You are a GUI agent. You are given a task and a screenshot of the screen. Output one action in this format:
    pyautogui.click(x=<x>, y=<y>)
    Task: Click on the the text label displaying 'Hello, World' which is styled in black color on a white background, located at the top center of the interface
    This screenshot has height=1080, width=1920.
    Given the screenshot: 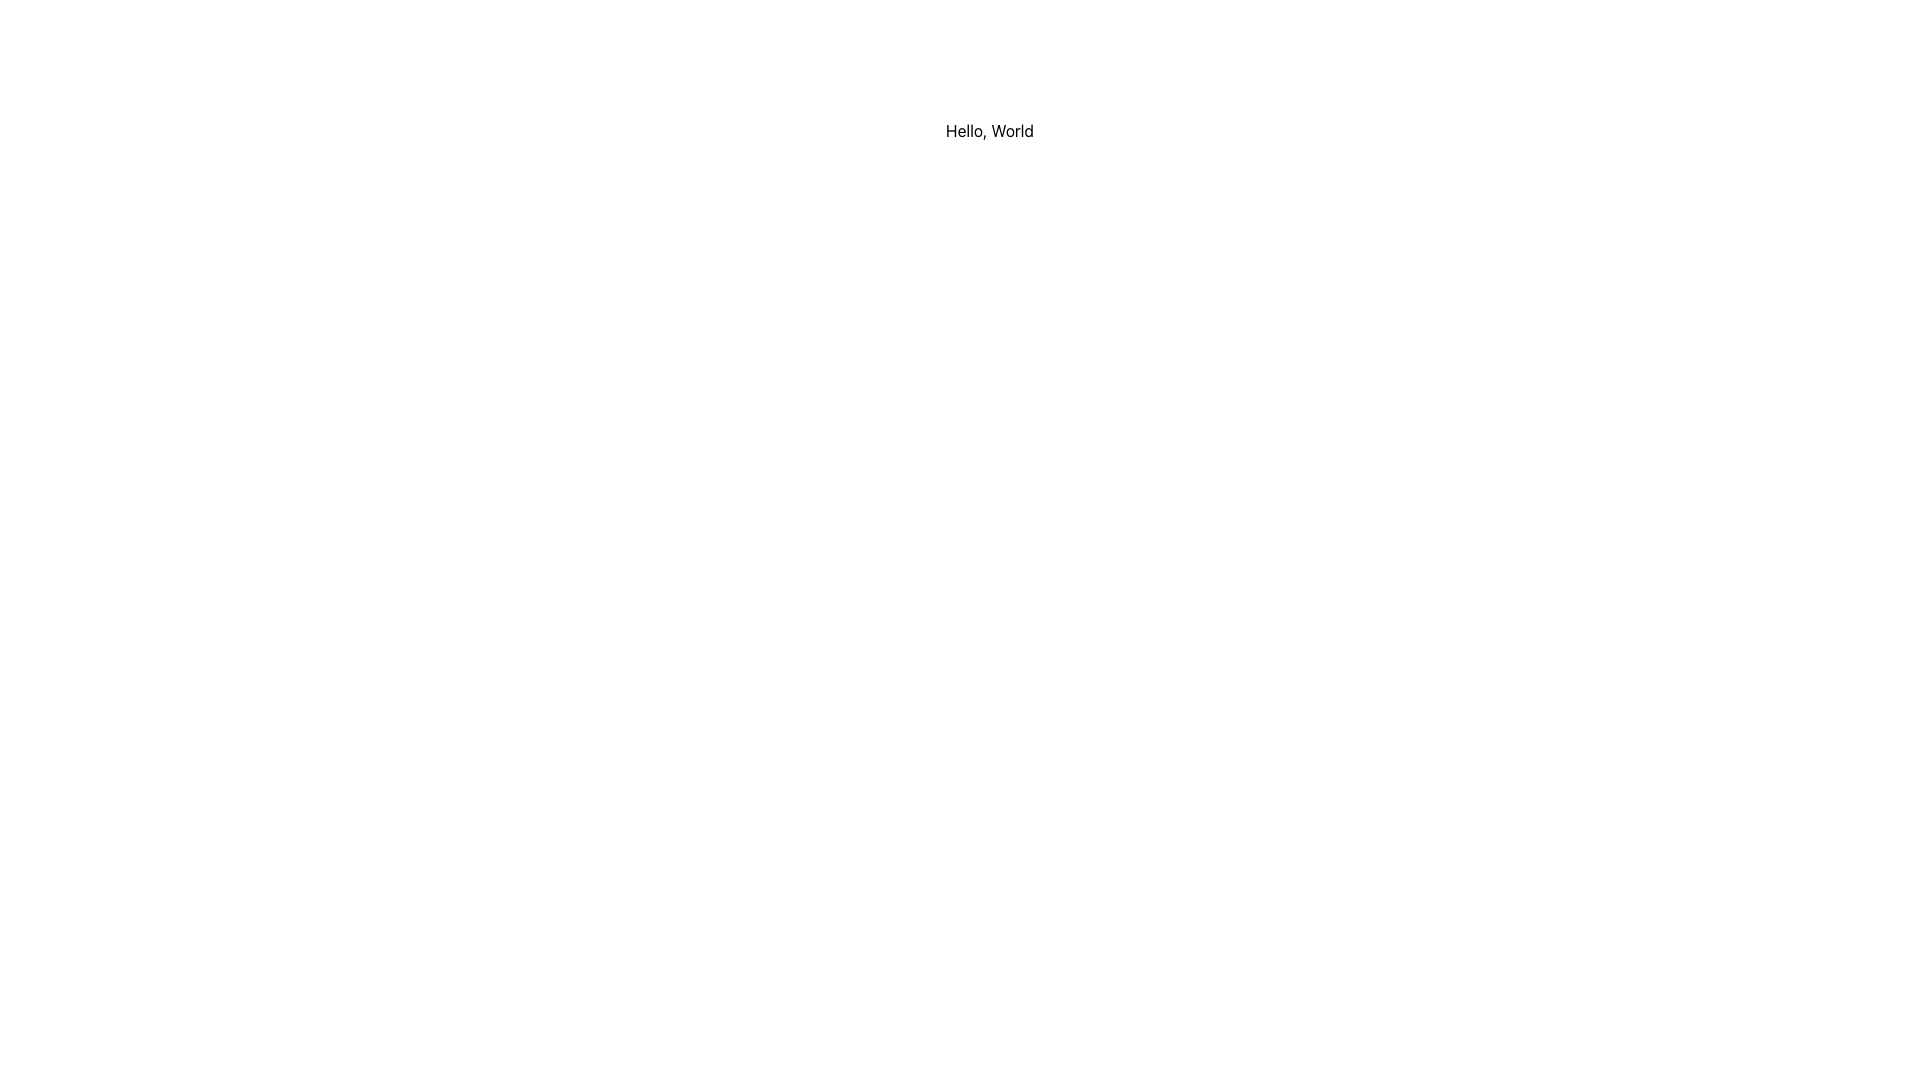 What is the action you would take?
    pyautogui.click(x=989, y=131)
    